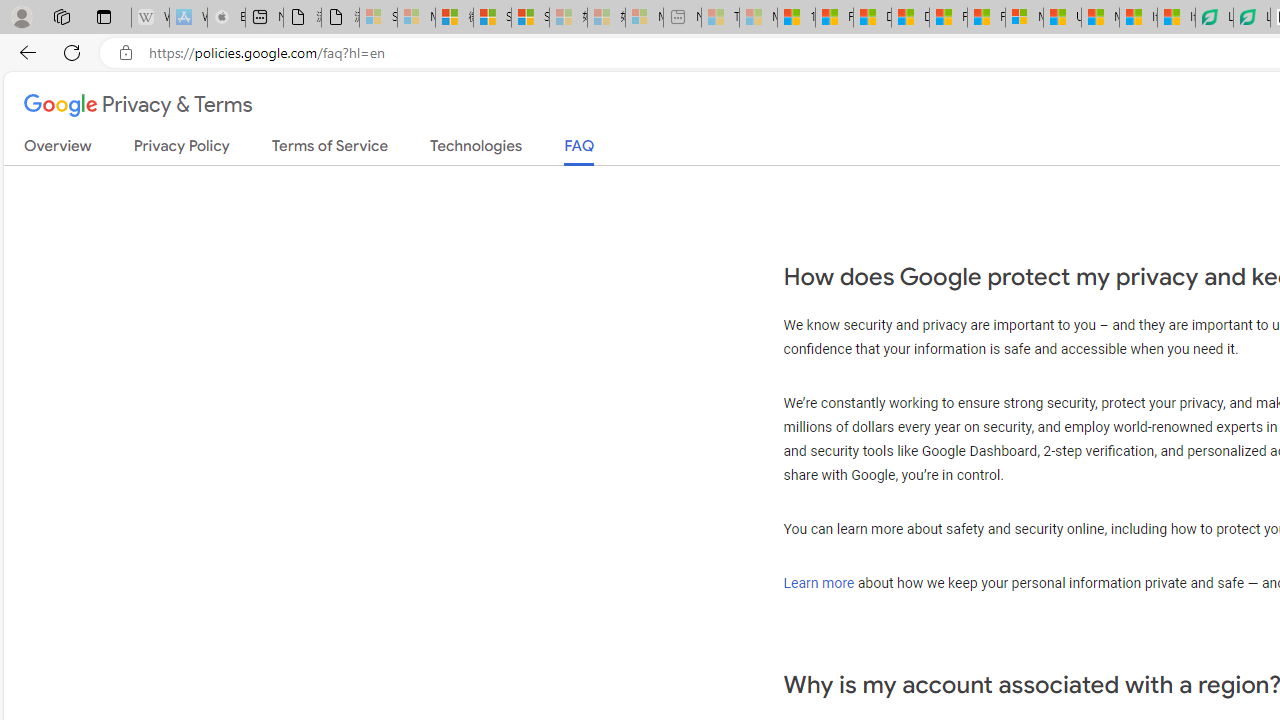 The height and width of the screenshot is (720, 1280). Describe the element at coordinates (720, 17) in the screenshot. I see `'Top Stories - MSN - Sleeping'` at that location.